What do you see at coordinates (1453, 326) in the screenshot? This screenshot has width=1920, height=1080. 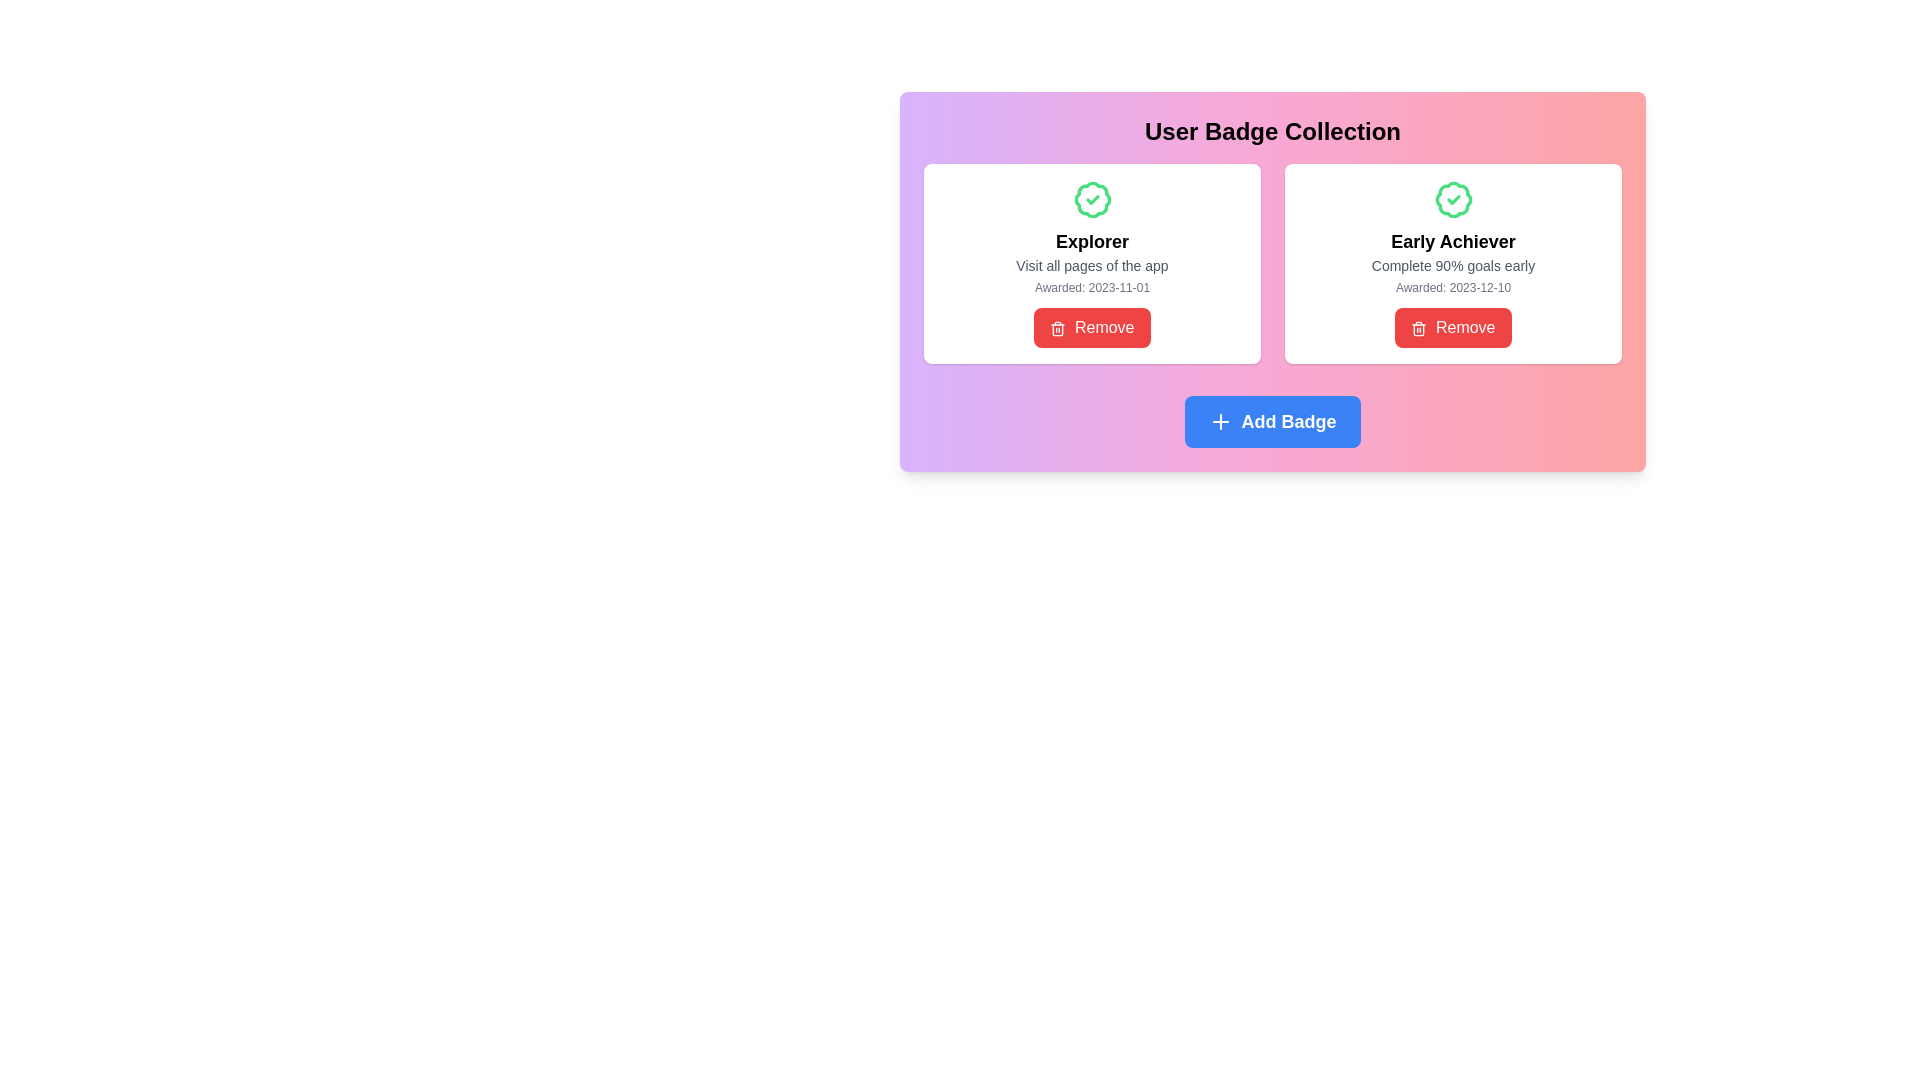 I see `the button located at the bottom part of the 'Early Achiever' badge card` at bounding box center [1453, 326].